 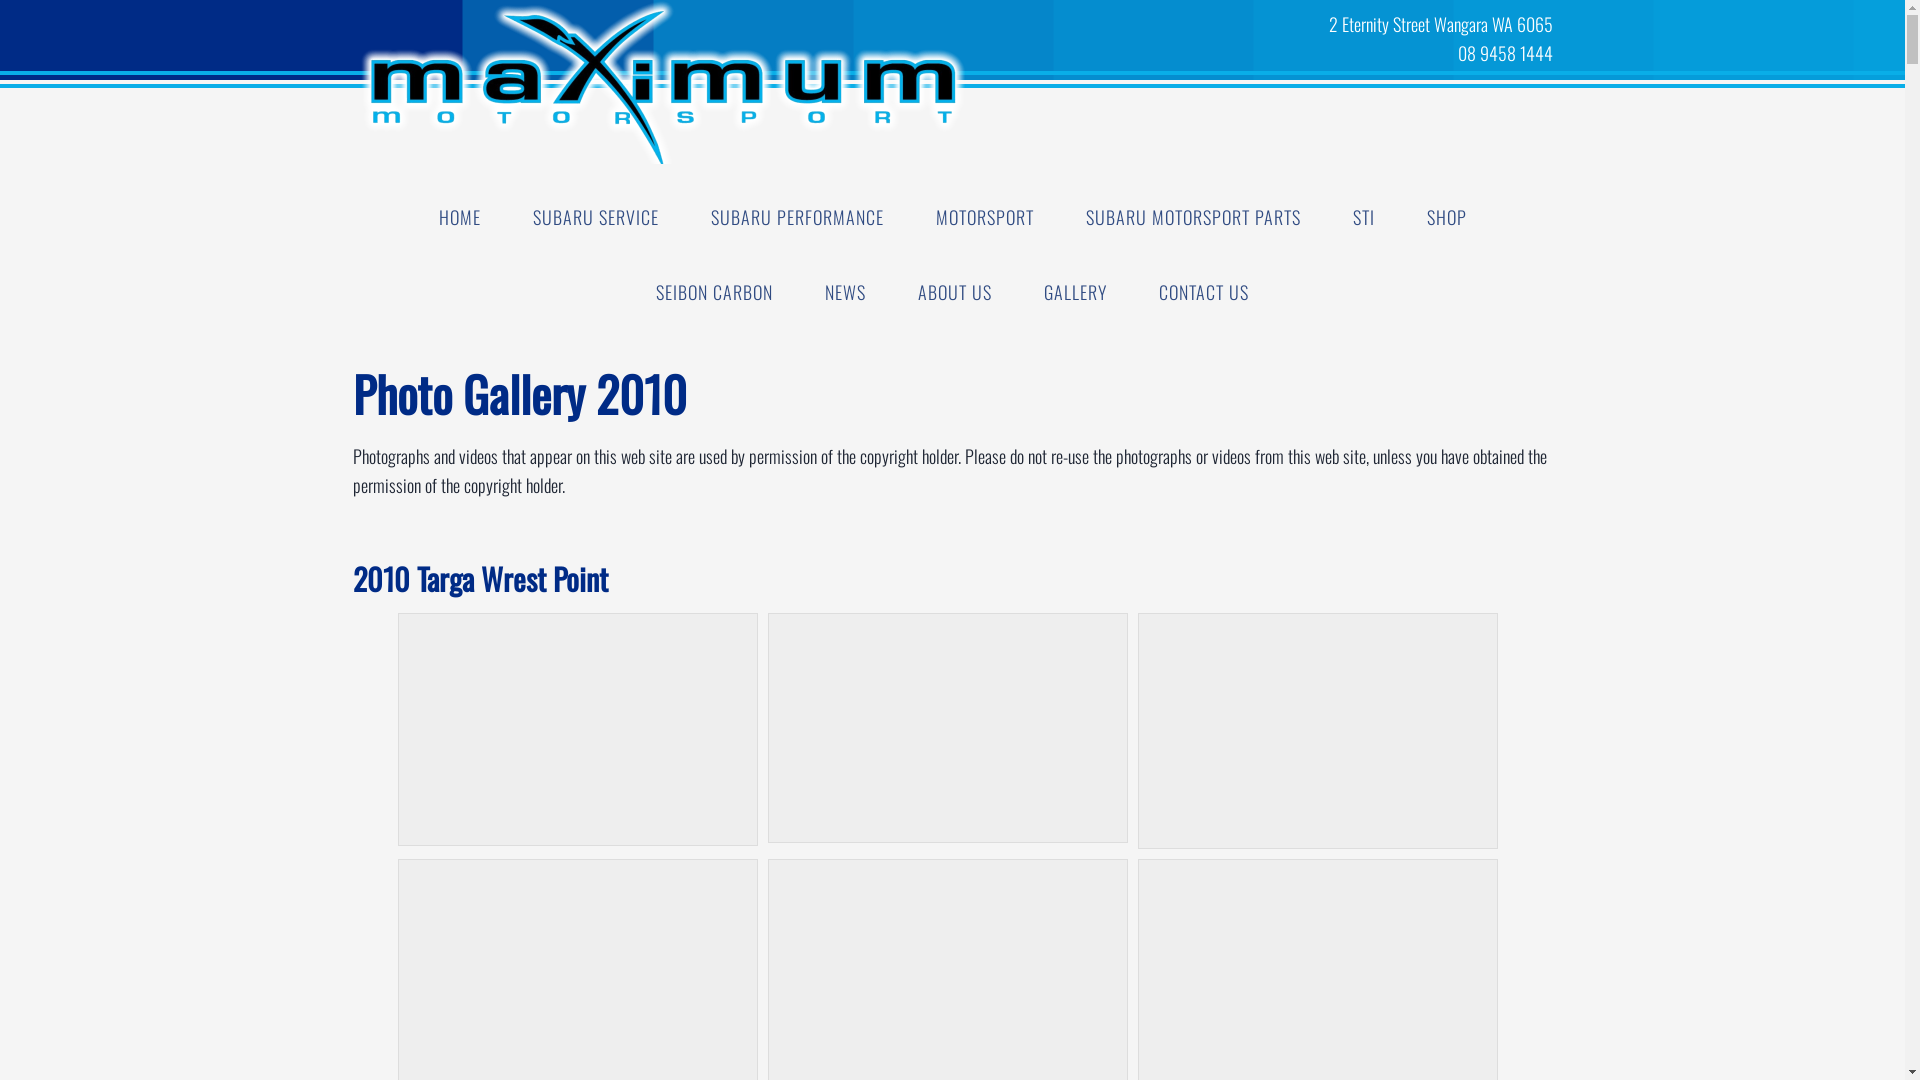 What do you see at coordinates (1074, 292) in the screenshot?
I see `'GALLERY'` at bounding box center [1074, 292].